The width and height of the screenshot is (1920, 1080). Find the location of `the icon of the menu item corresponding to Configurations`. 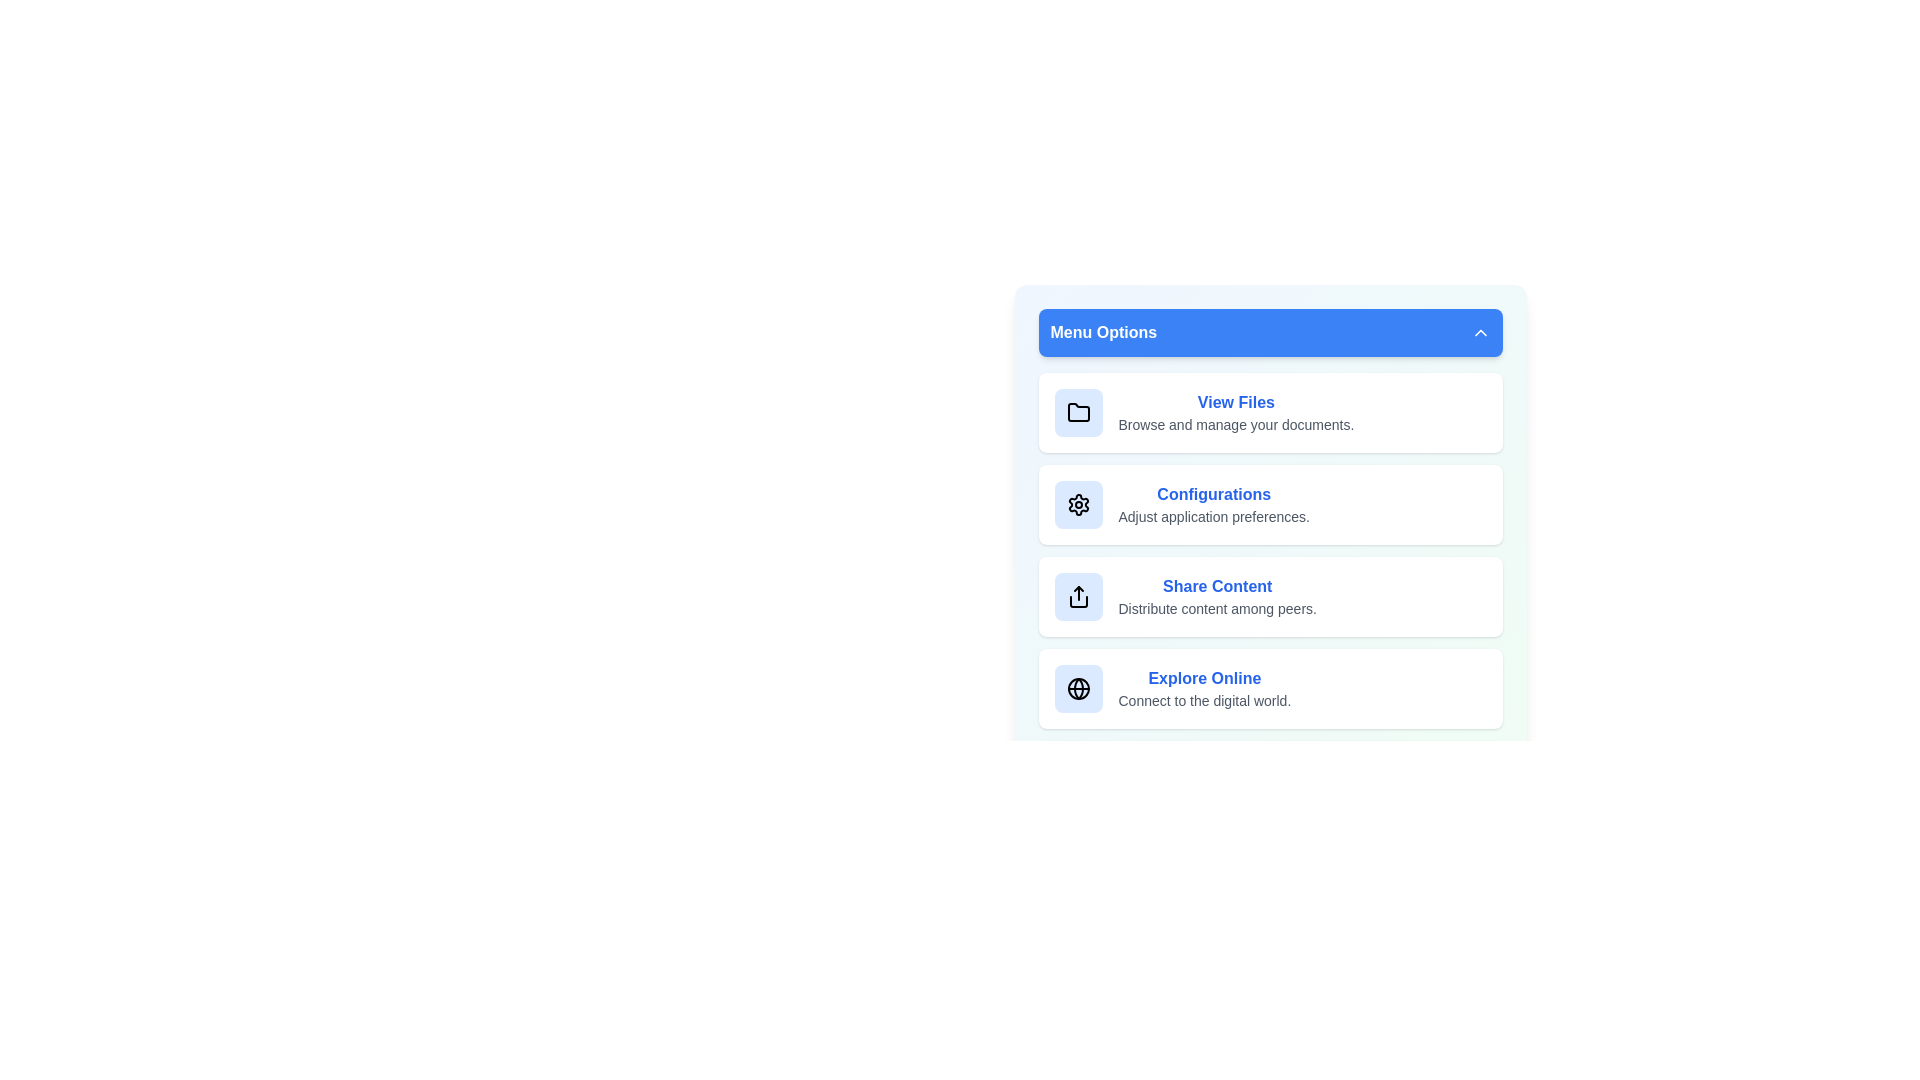

the icon of the menu item corresponding to Configurations is located at coordinates (1077, 504).